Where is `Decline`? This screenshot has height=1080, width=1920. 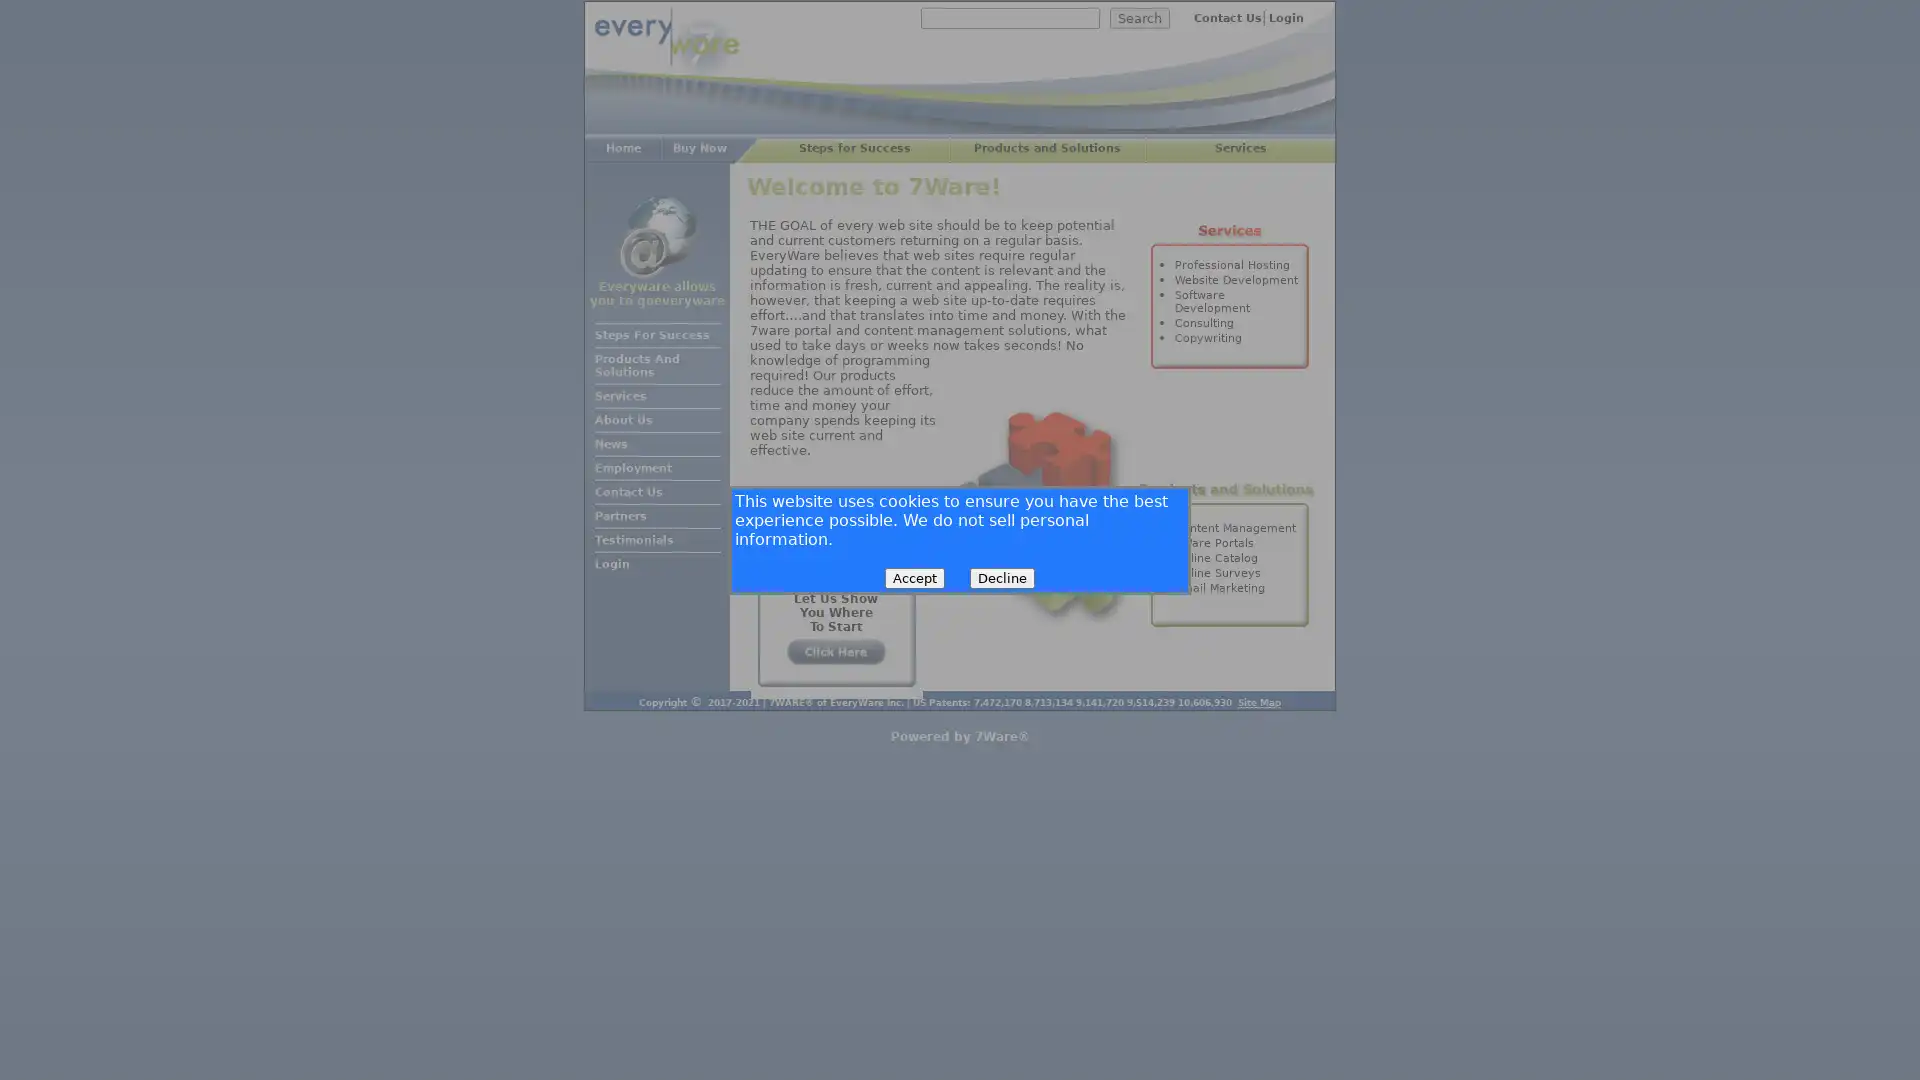 Decline is located at coordinates (1002, 577).